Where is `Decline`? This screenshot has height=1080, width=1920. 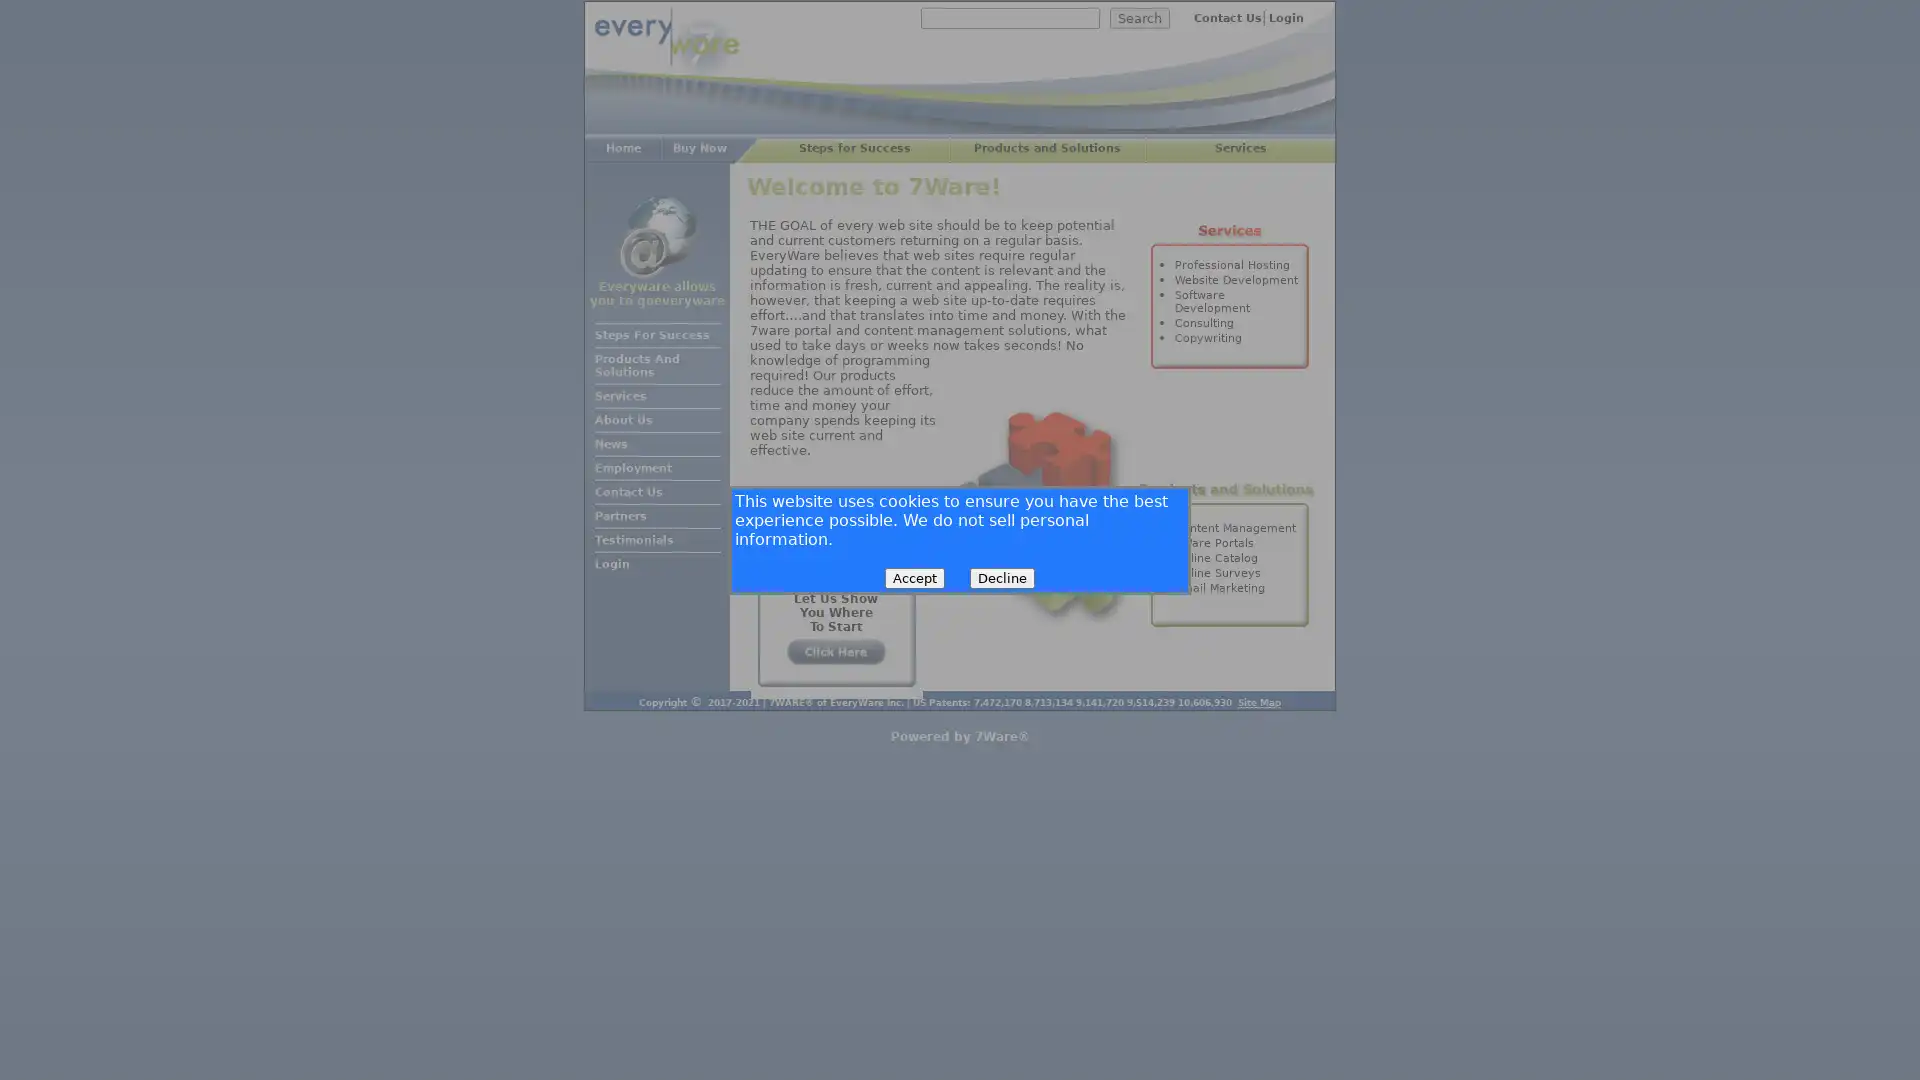 Decline is located at coordinates (1002, 577).